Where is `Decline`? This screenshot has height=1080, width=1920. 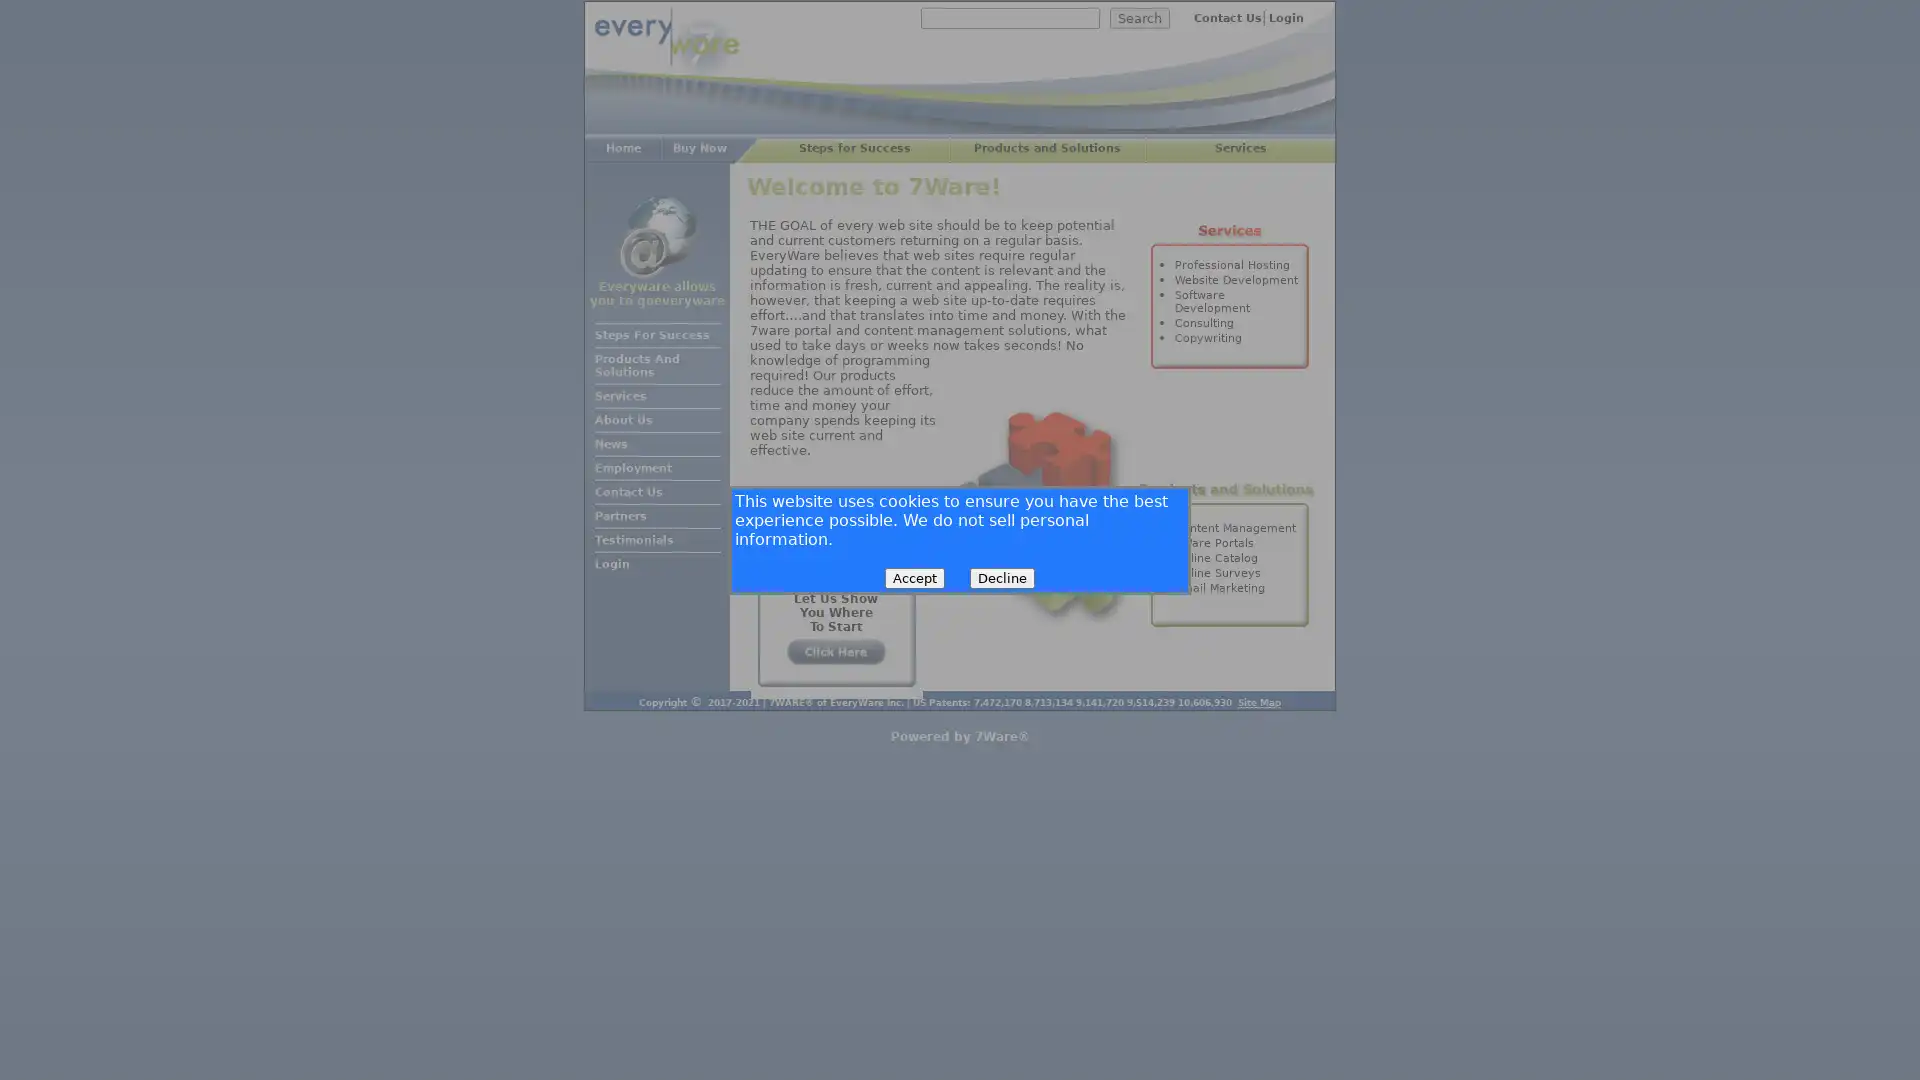 Decline is located at coordinates (1002, 577).